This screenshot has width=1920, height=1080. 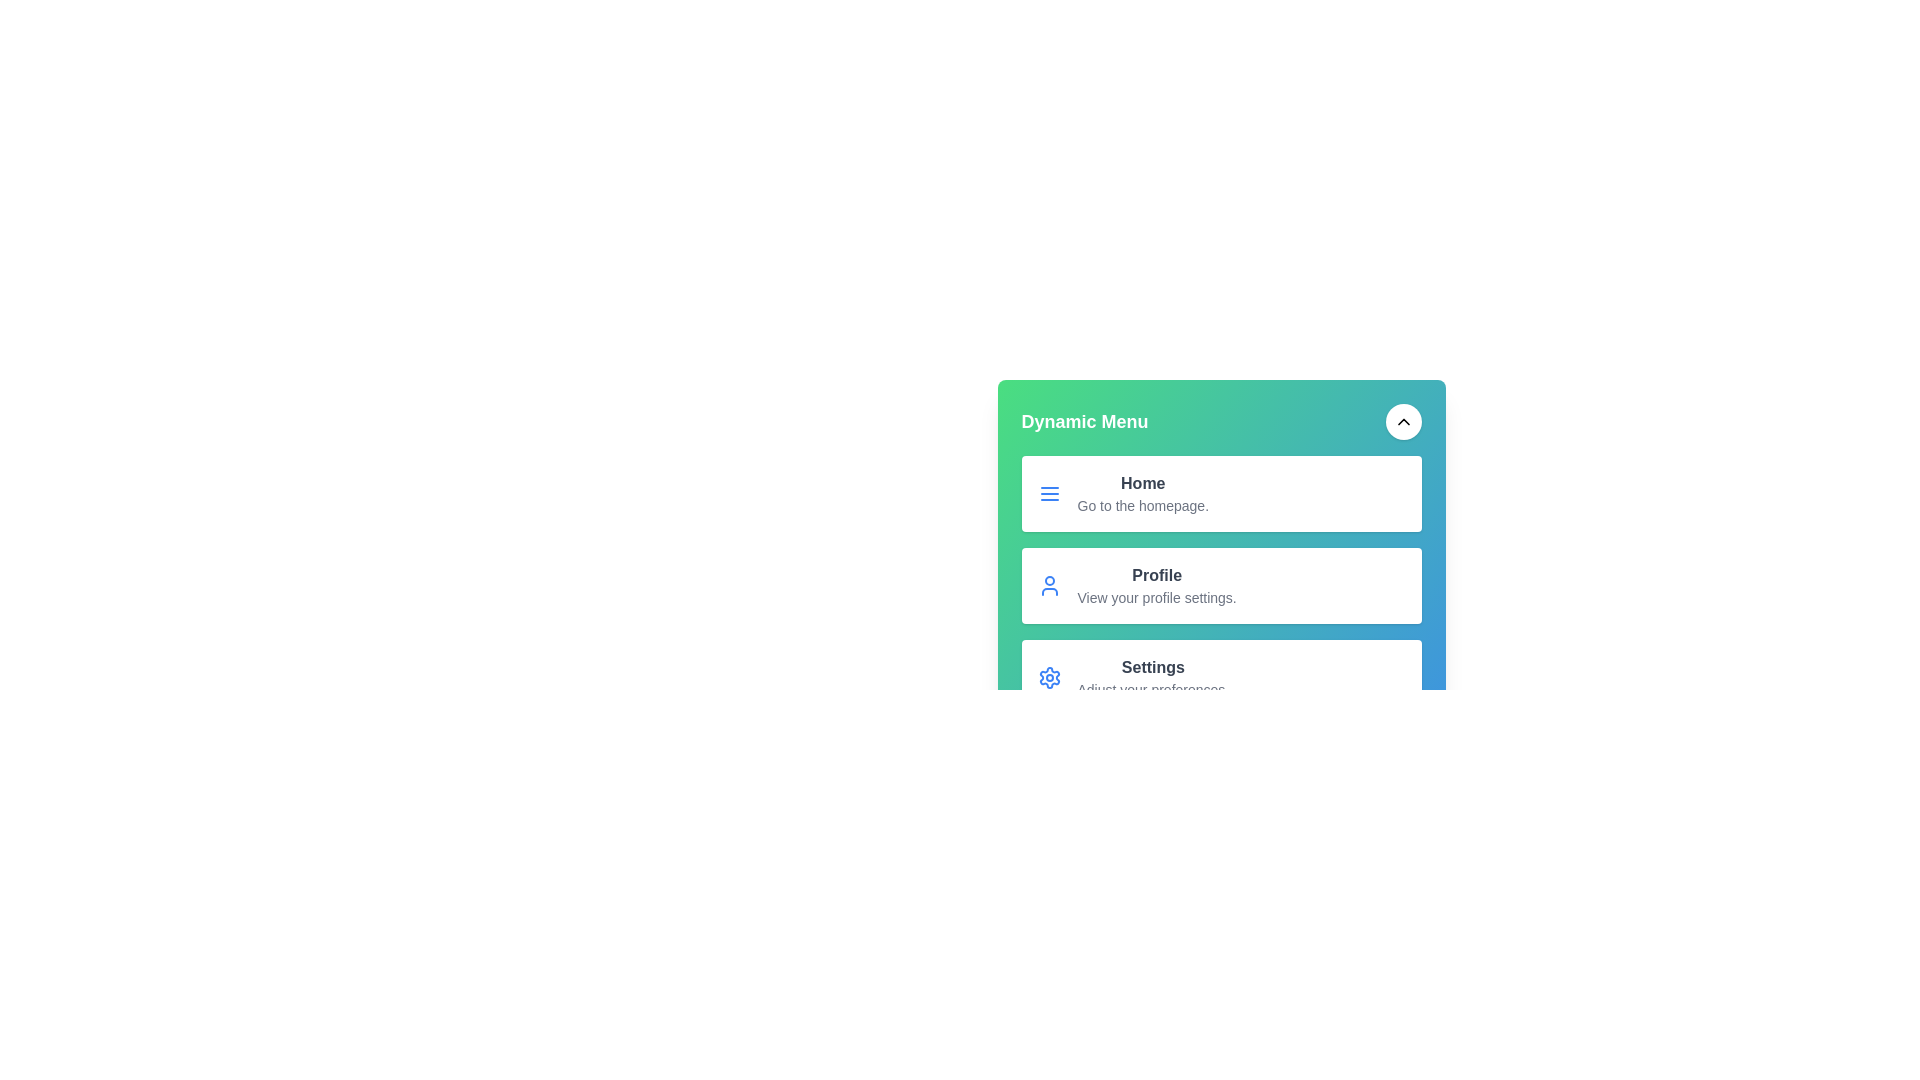 I want to click on the gear-shaped icon representing settings, which is located, so click(x=1048, y=677).